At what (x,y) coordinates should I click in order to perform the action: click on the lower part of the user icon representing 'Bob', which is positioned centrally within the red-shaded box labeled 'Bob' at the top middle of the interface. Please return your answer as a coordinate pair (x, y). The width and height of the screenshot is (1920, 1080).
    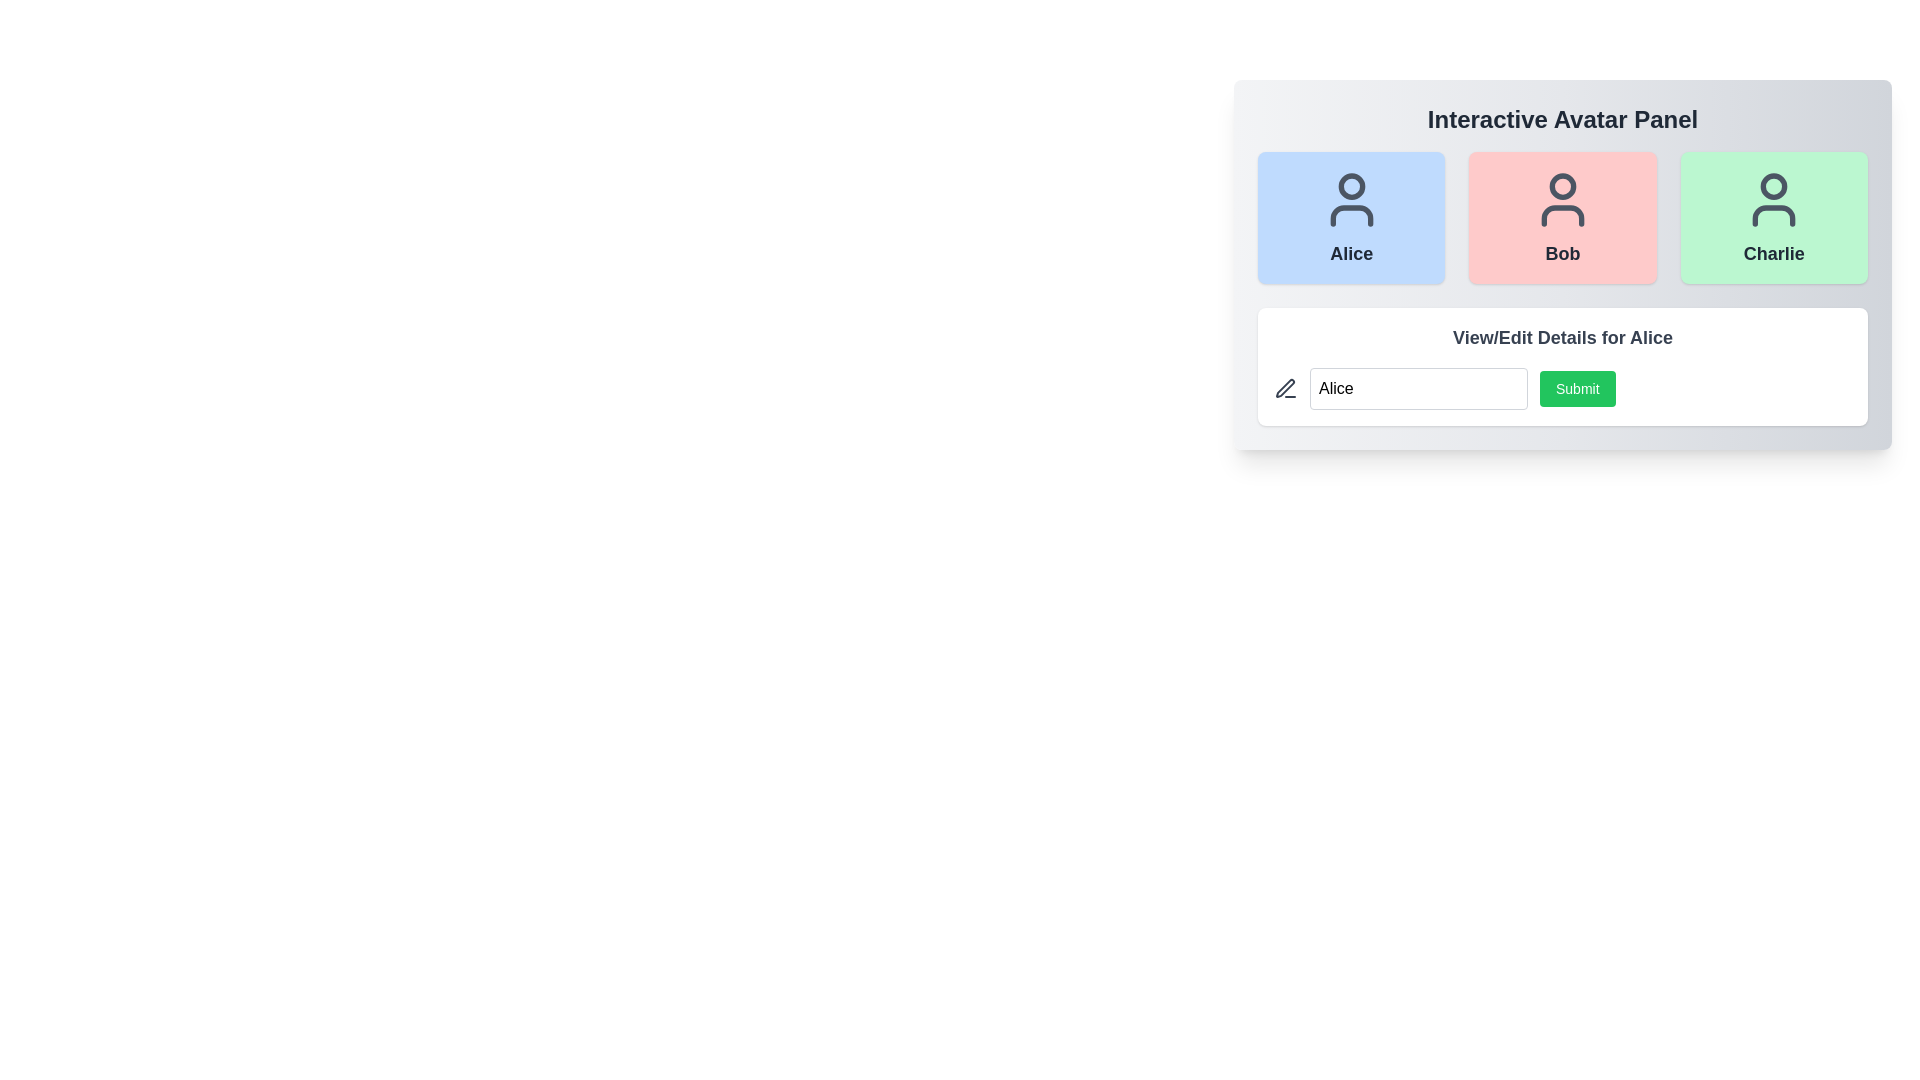
    Looking at the image, I should click on (1562, 216).